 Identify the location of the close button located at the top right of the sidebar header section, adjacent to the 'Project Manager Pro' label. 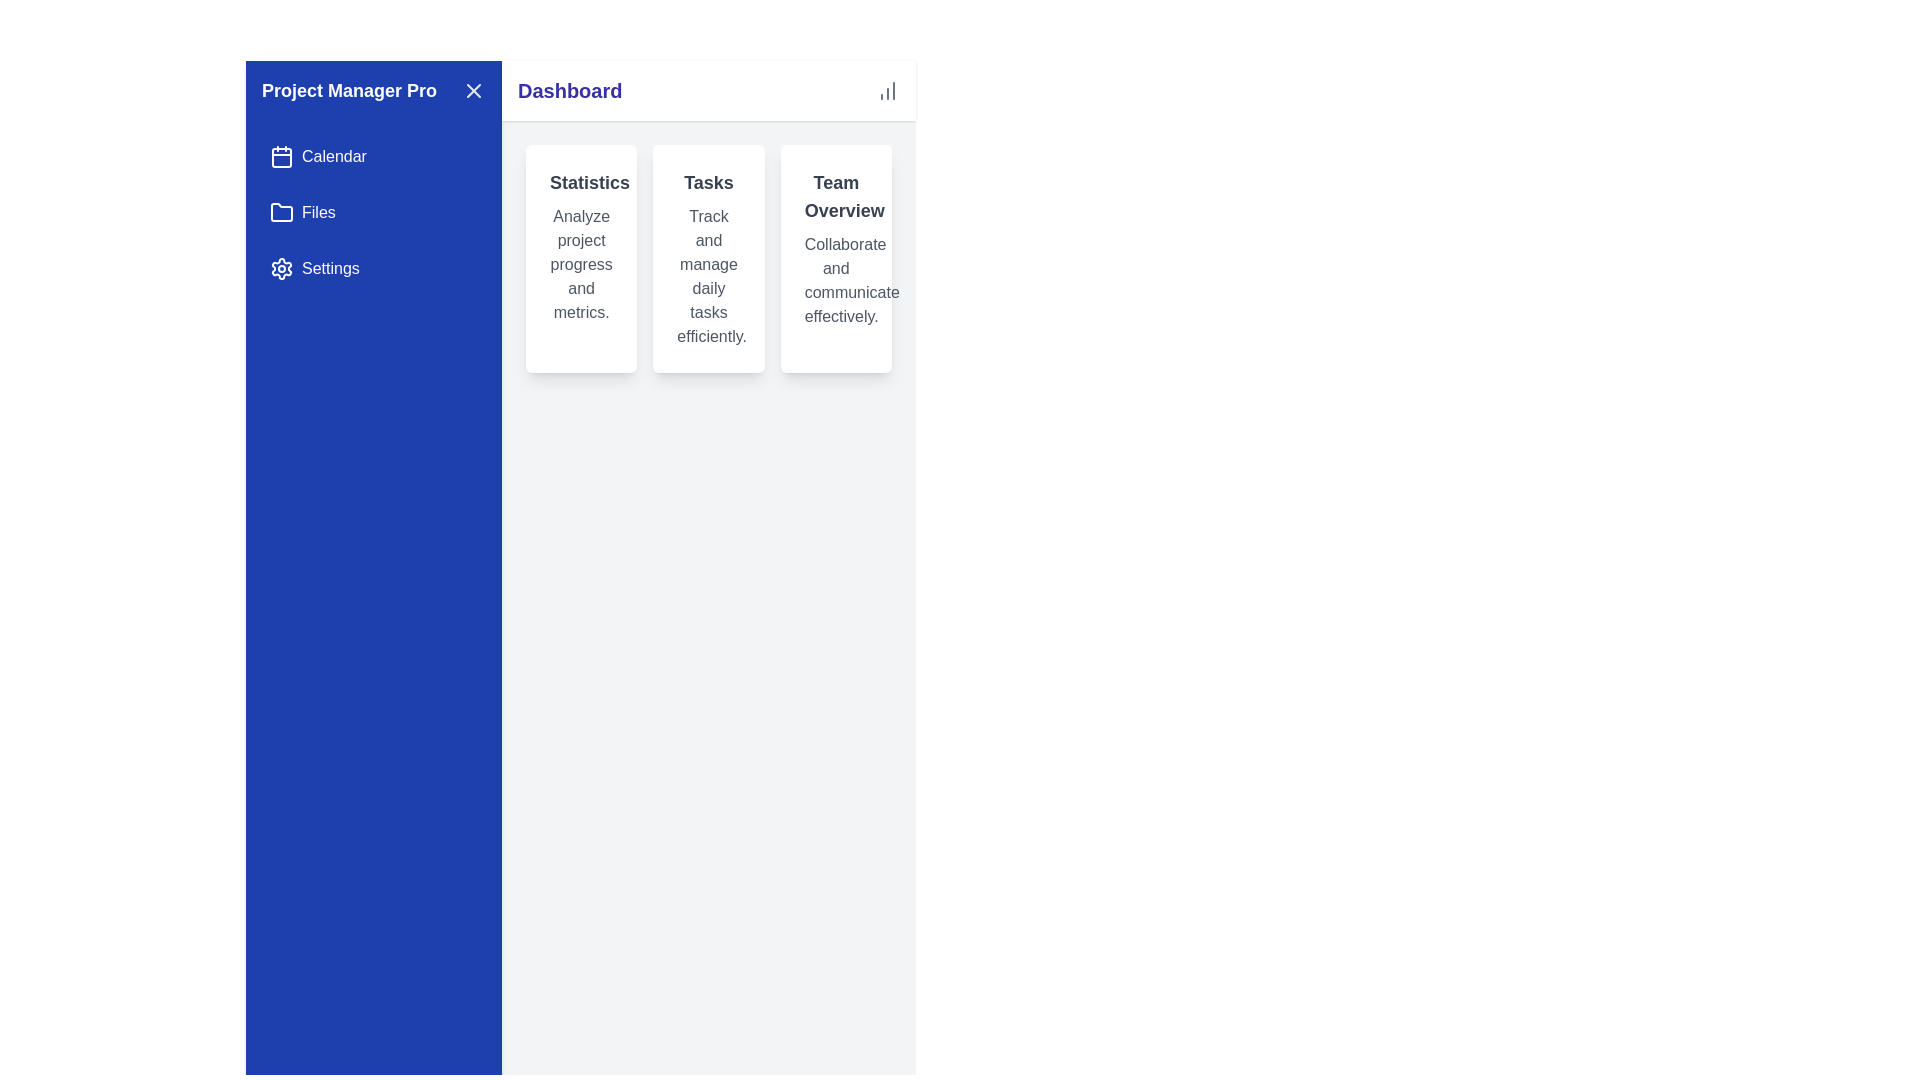
(473, 91).